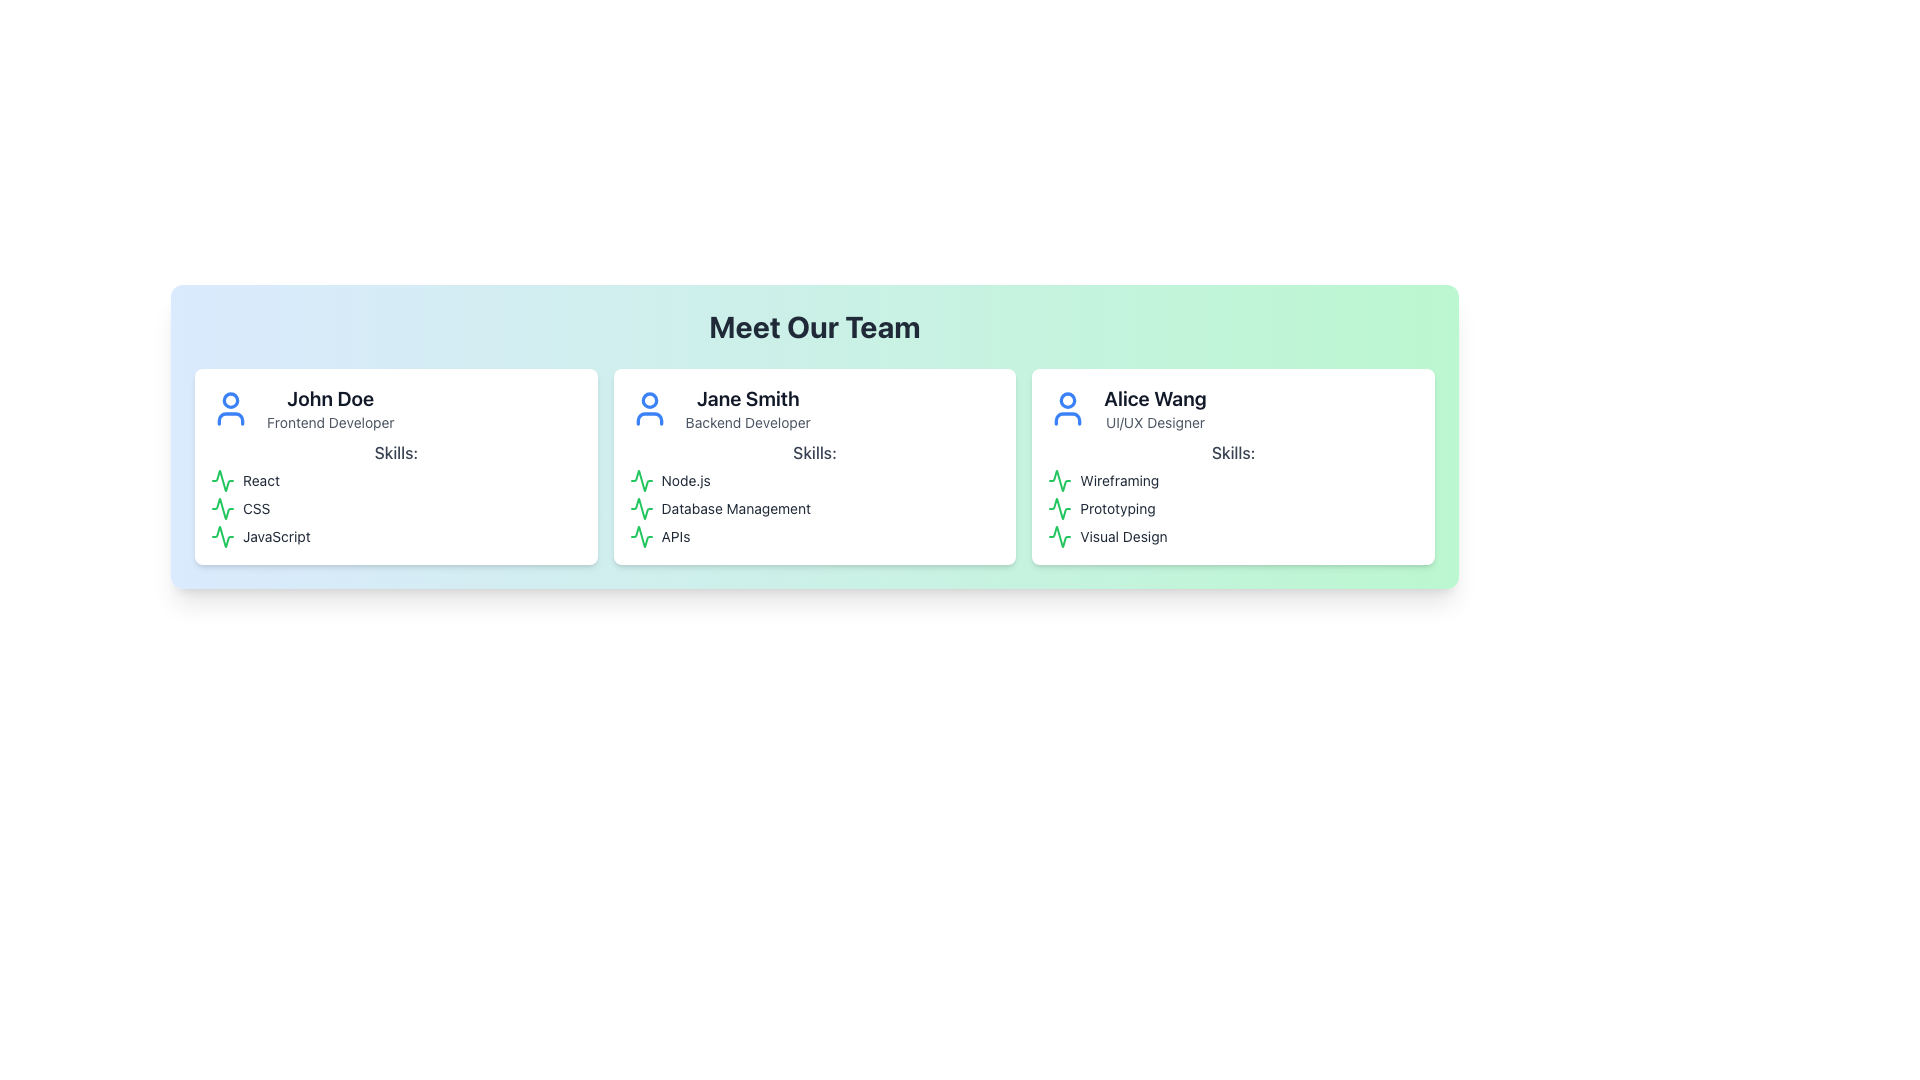 This screenshot has width=1920, height=1080. Describe the element at coordinates (330, 407) in the screenshot. I see `the Text Display that shows the name and professional title of a person in the 'Meet Our Team' section` at that location.